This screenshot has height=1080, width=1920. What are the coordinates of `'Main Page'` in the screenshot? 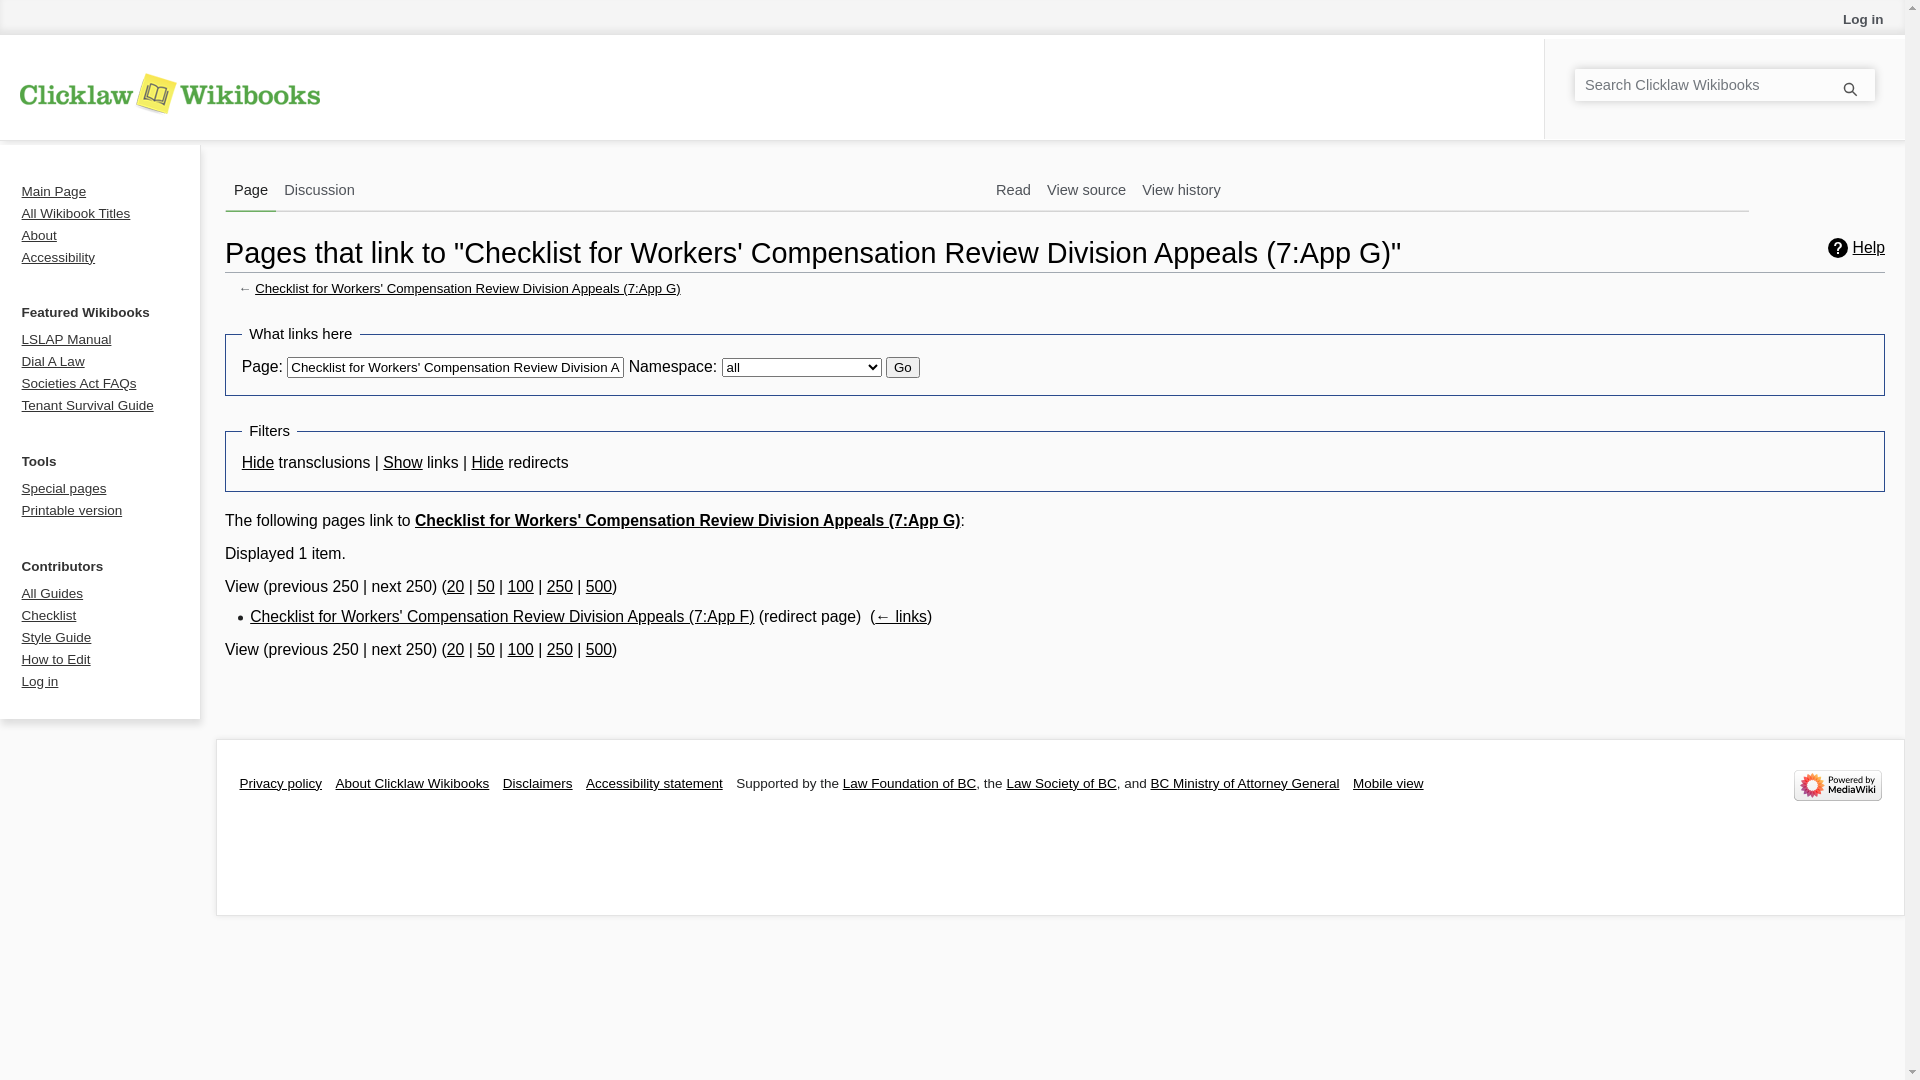 It's located at (54, 191).